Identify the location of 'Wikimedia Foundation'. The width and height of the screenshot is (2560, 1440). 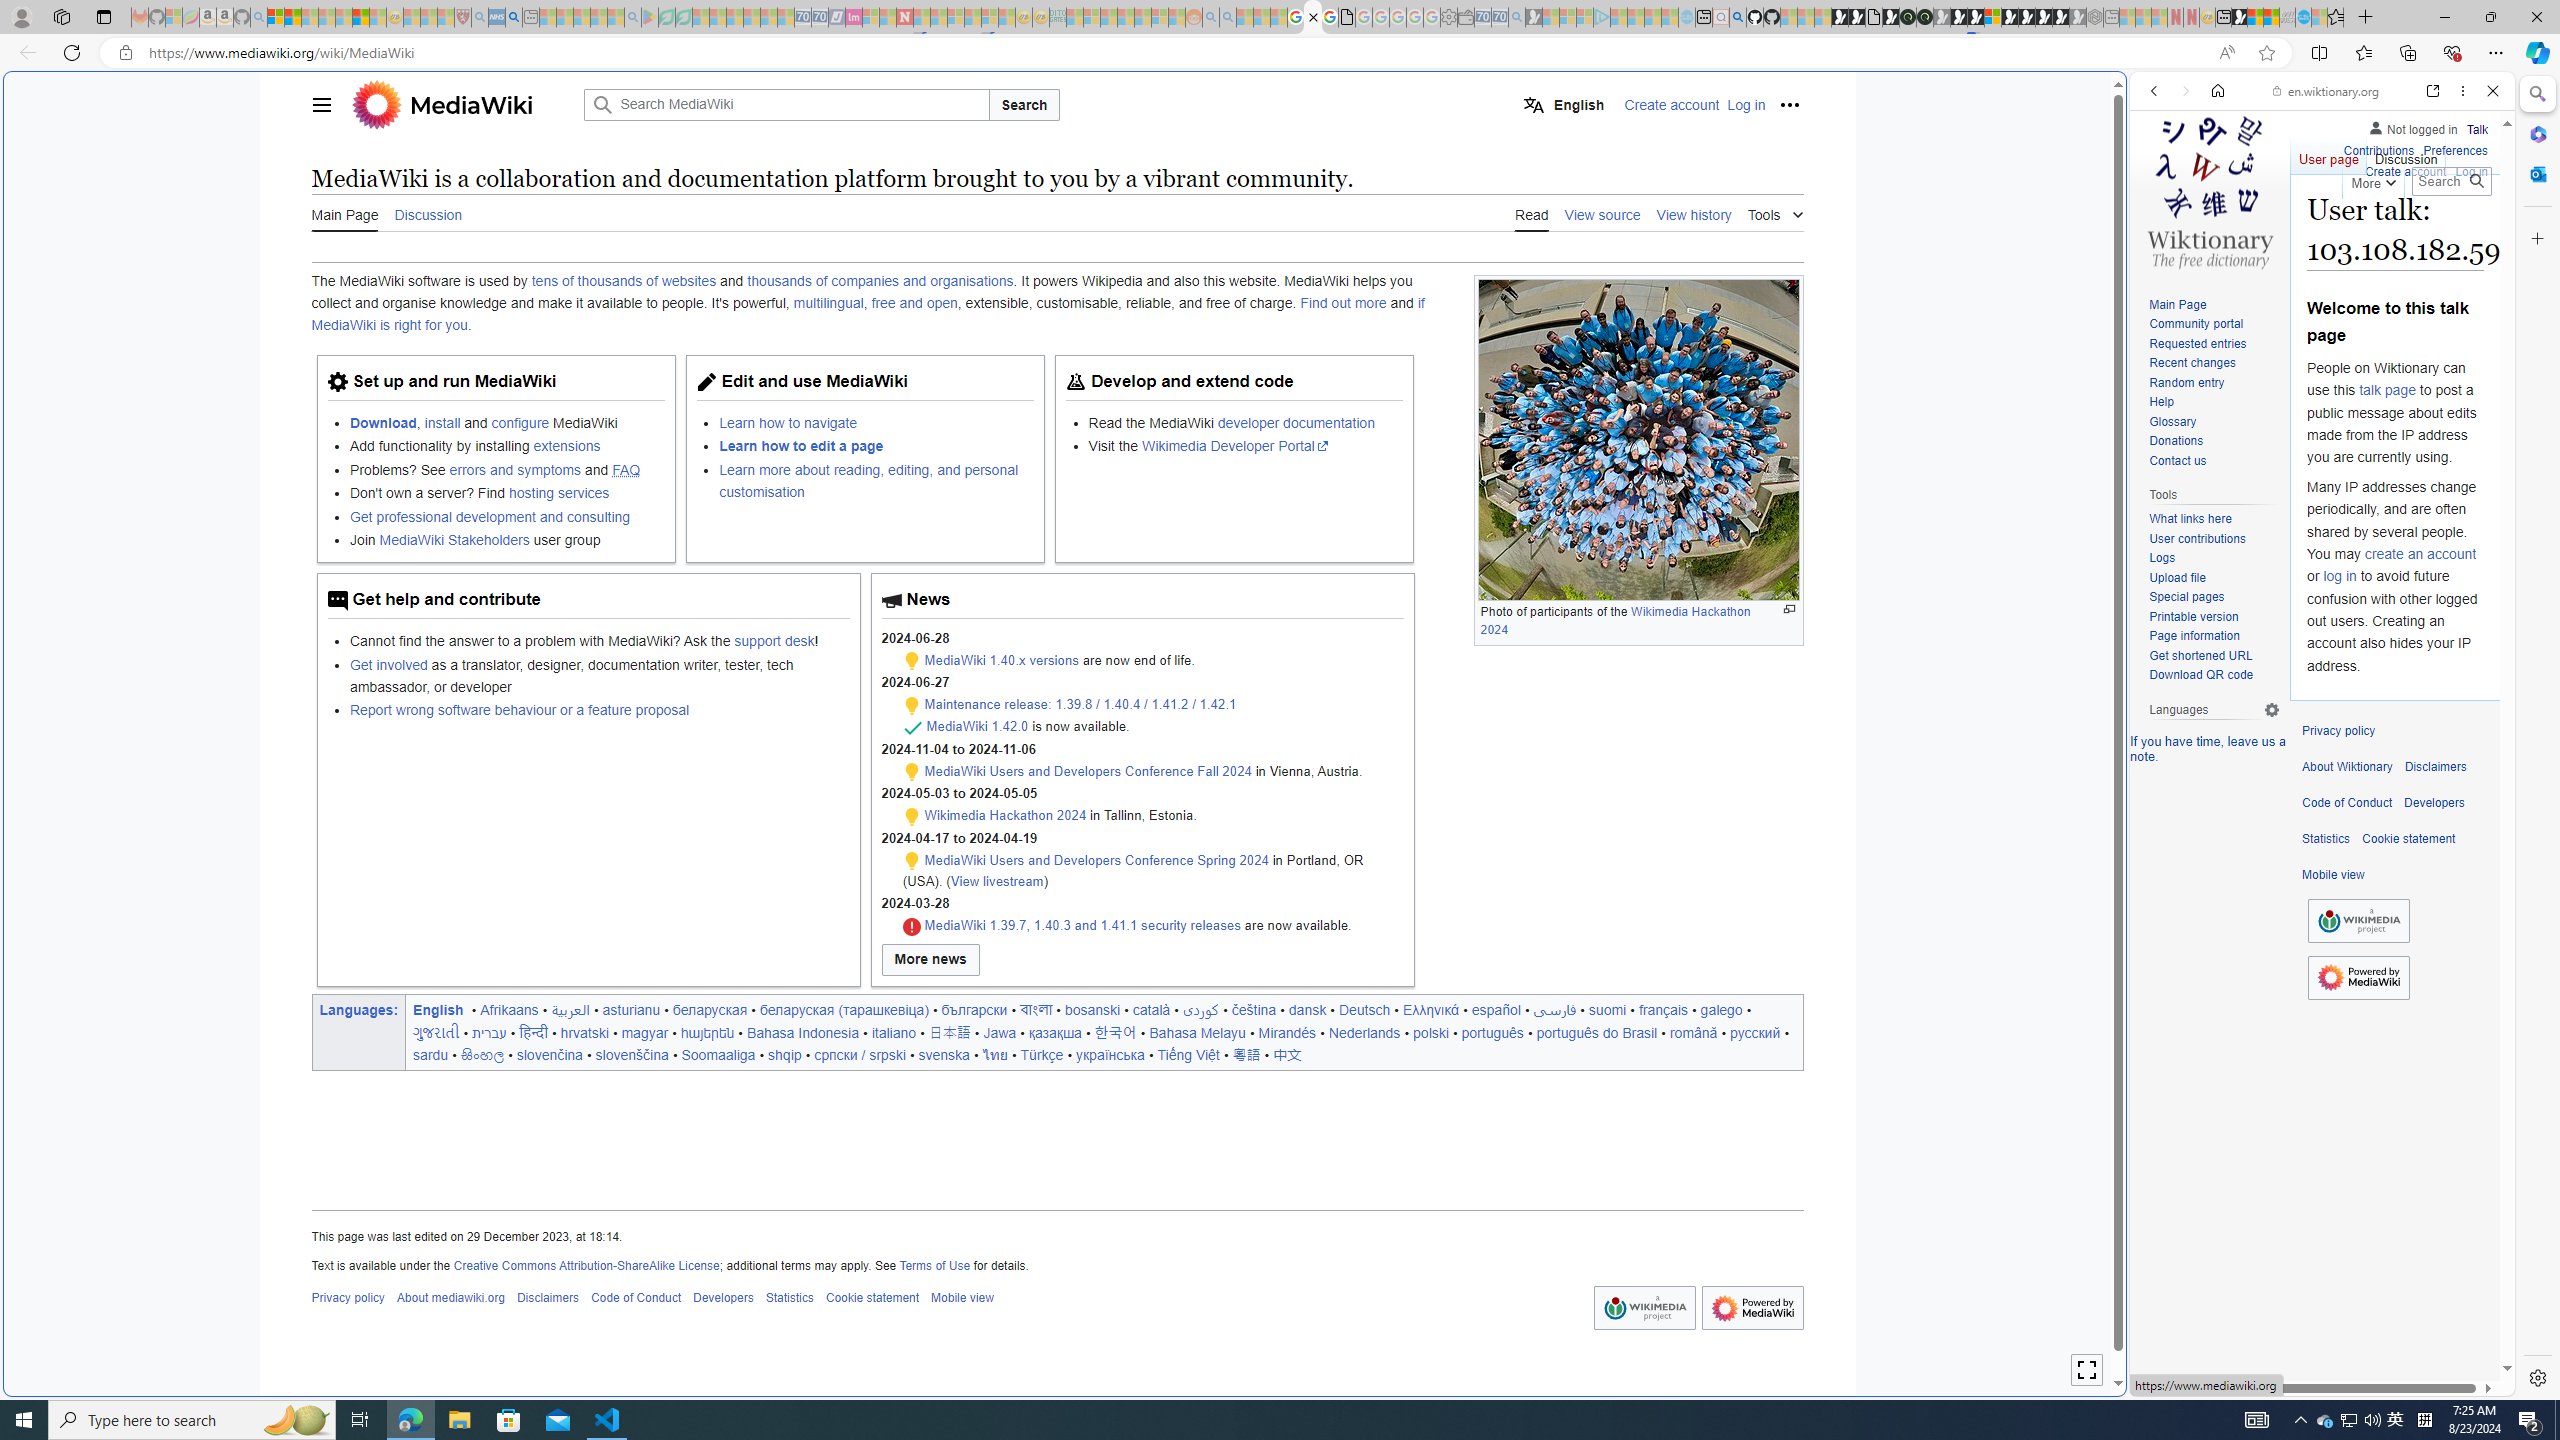
(2359, 919).